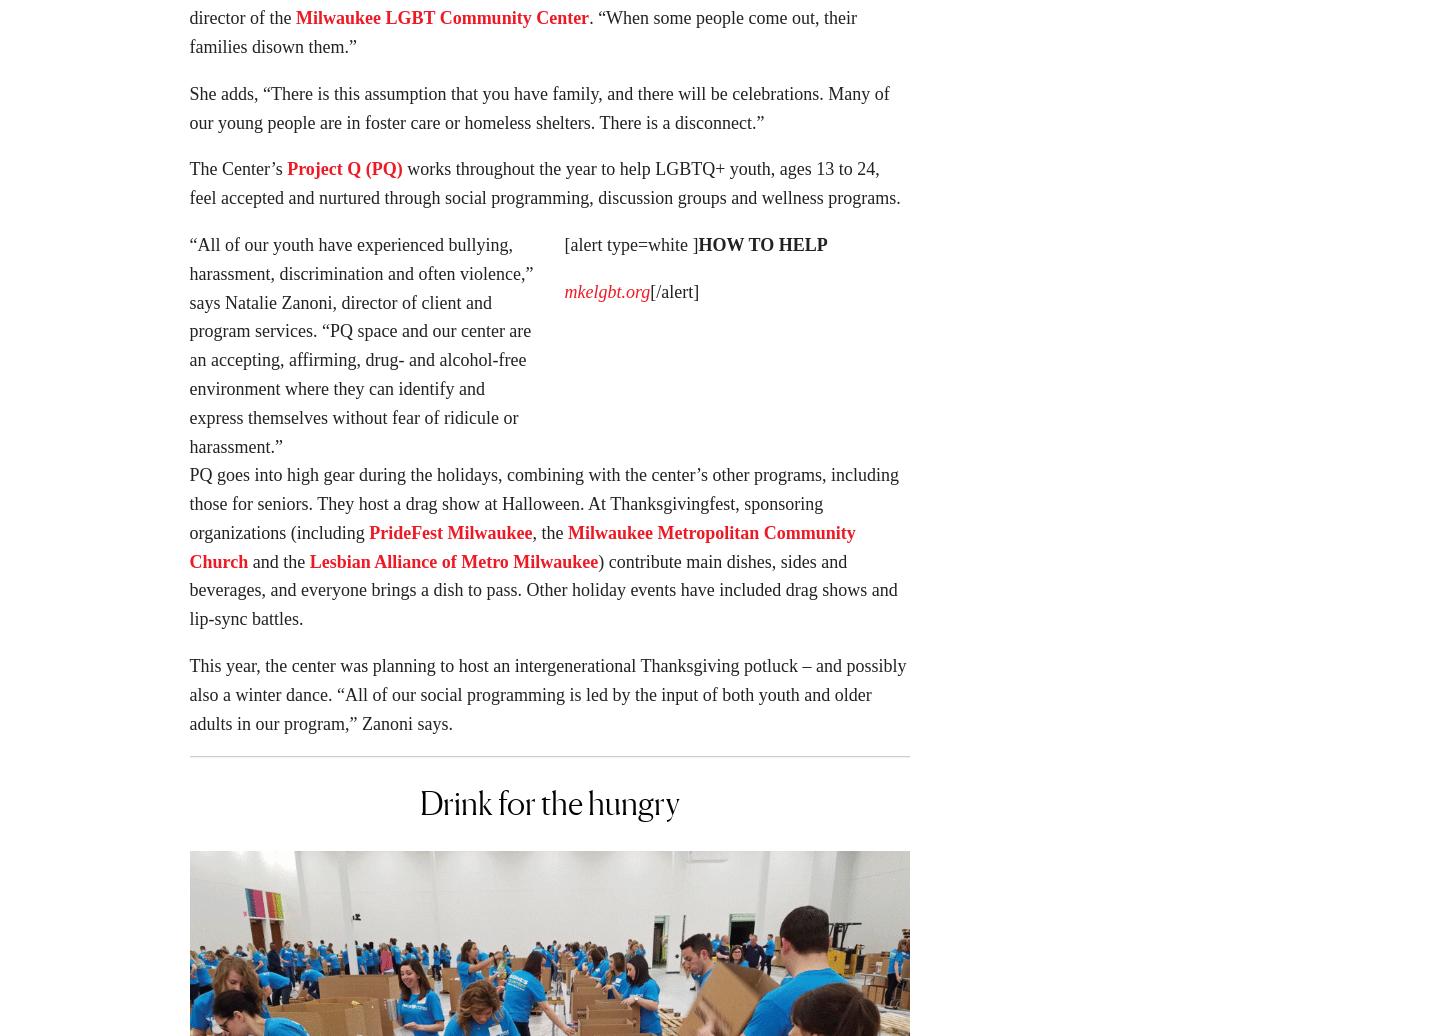 Image resolution: width=1450 pixels, height=1036 pixels. What do you see at coordinates (697, 251) in the screenshot?
I see `'HOW TO HELP'` at bounding box center [697, 251].